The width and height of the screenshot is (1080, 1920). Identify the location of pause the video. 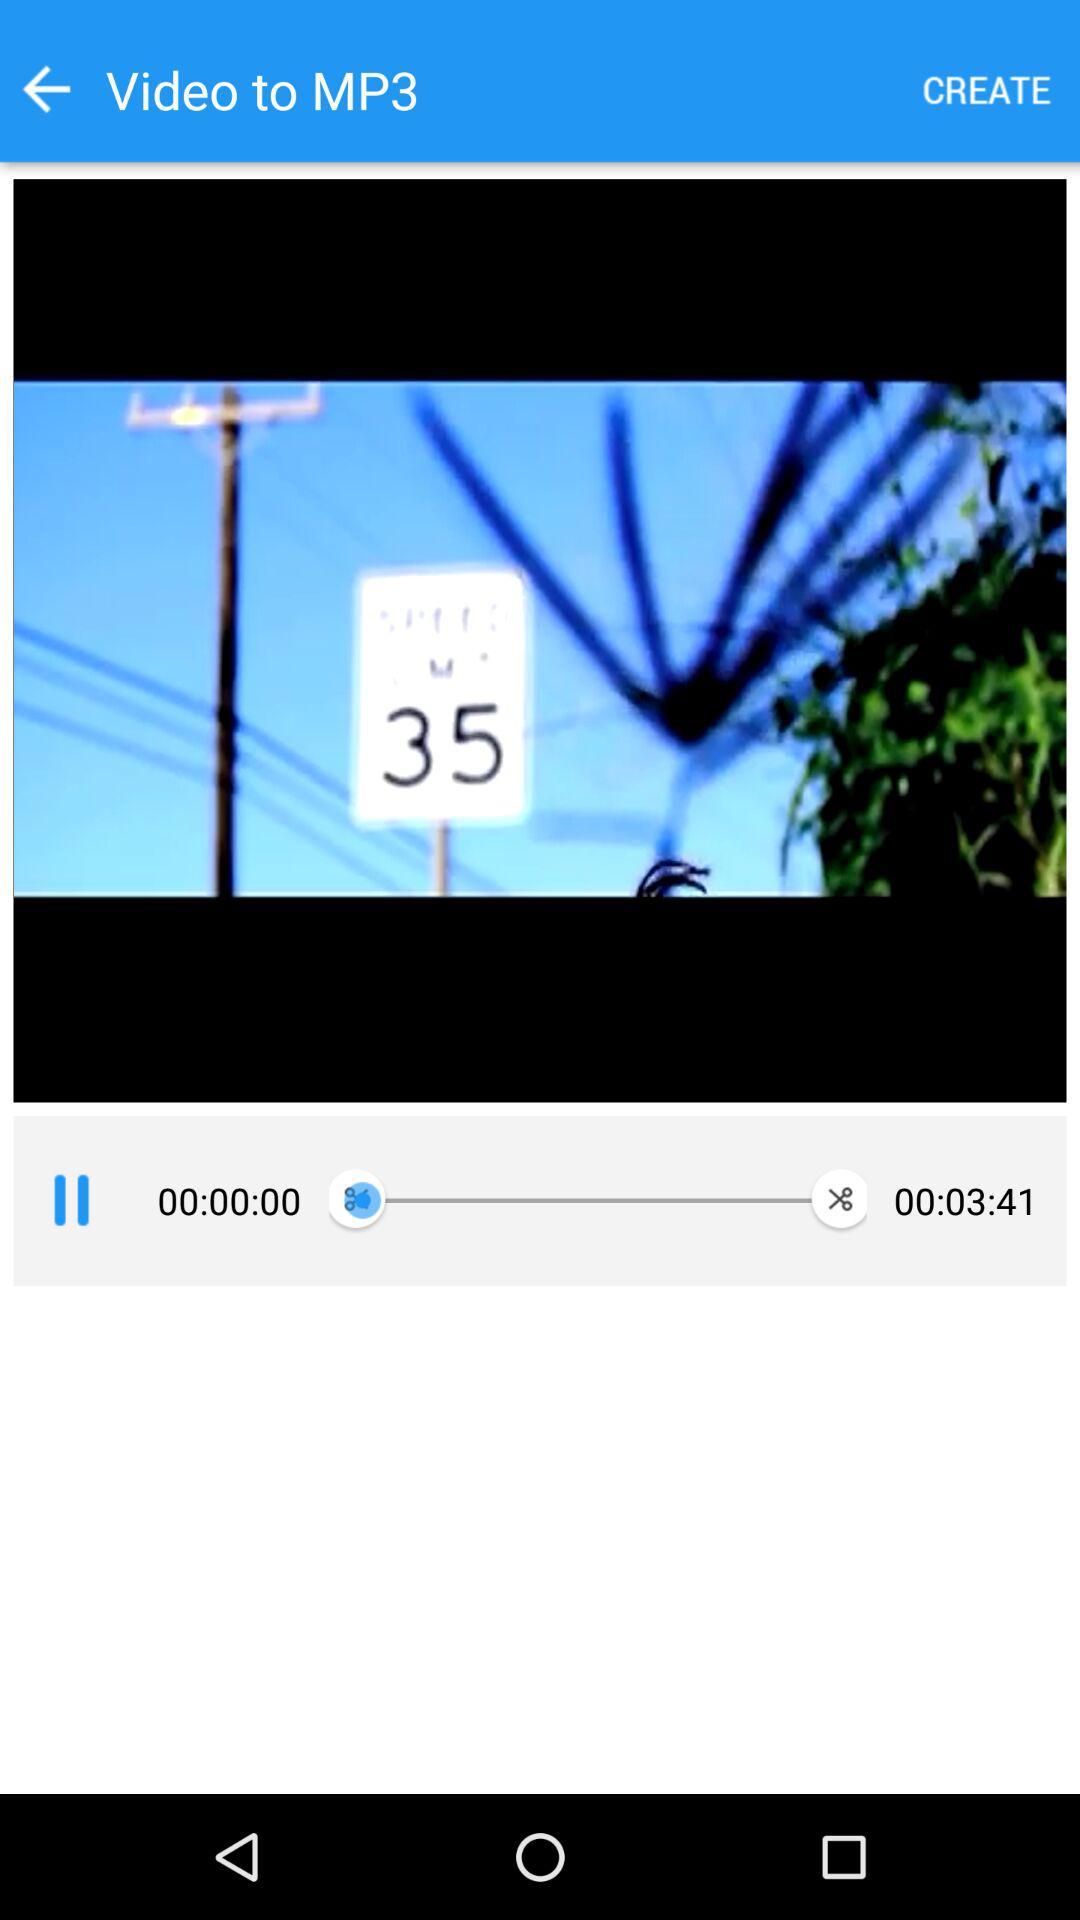
(70, 1200).